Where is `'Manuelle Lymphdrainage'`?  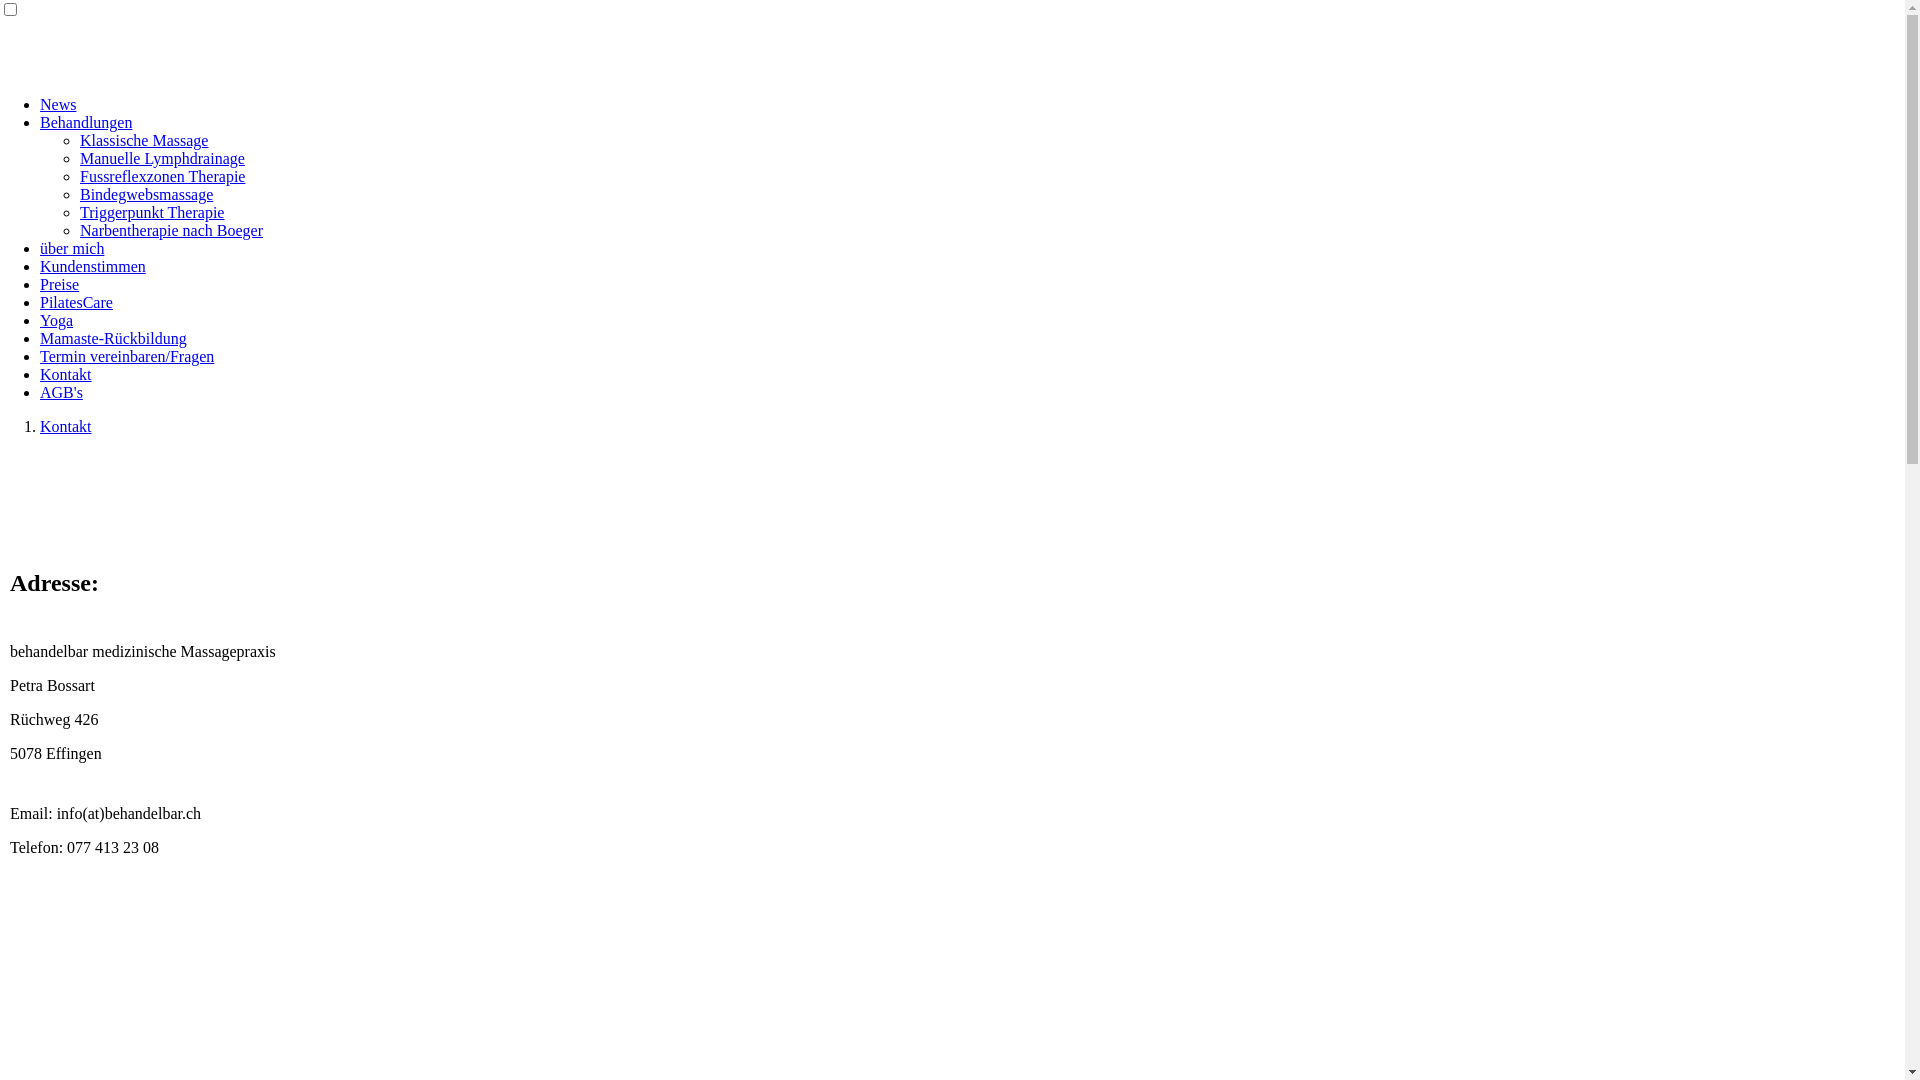
'Manuelle Lymphdrainage' is located at coordinates (162, 157).